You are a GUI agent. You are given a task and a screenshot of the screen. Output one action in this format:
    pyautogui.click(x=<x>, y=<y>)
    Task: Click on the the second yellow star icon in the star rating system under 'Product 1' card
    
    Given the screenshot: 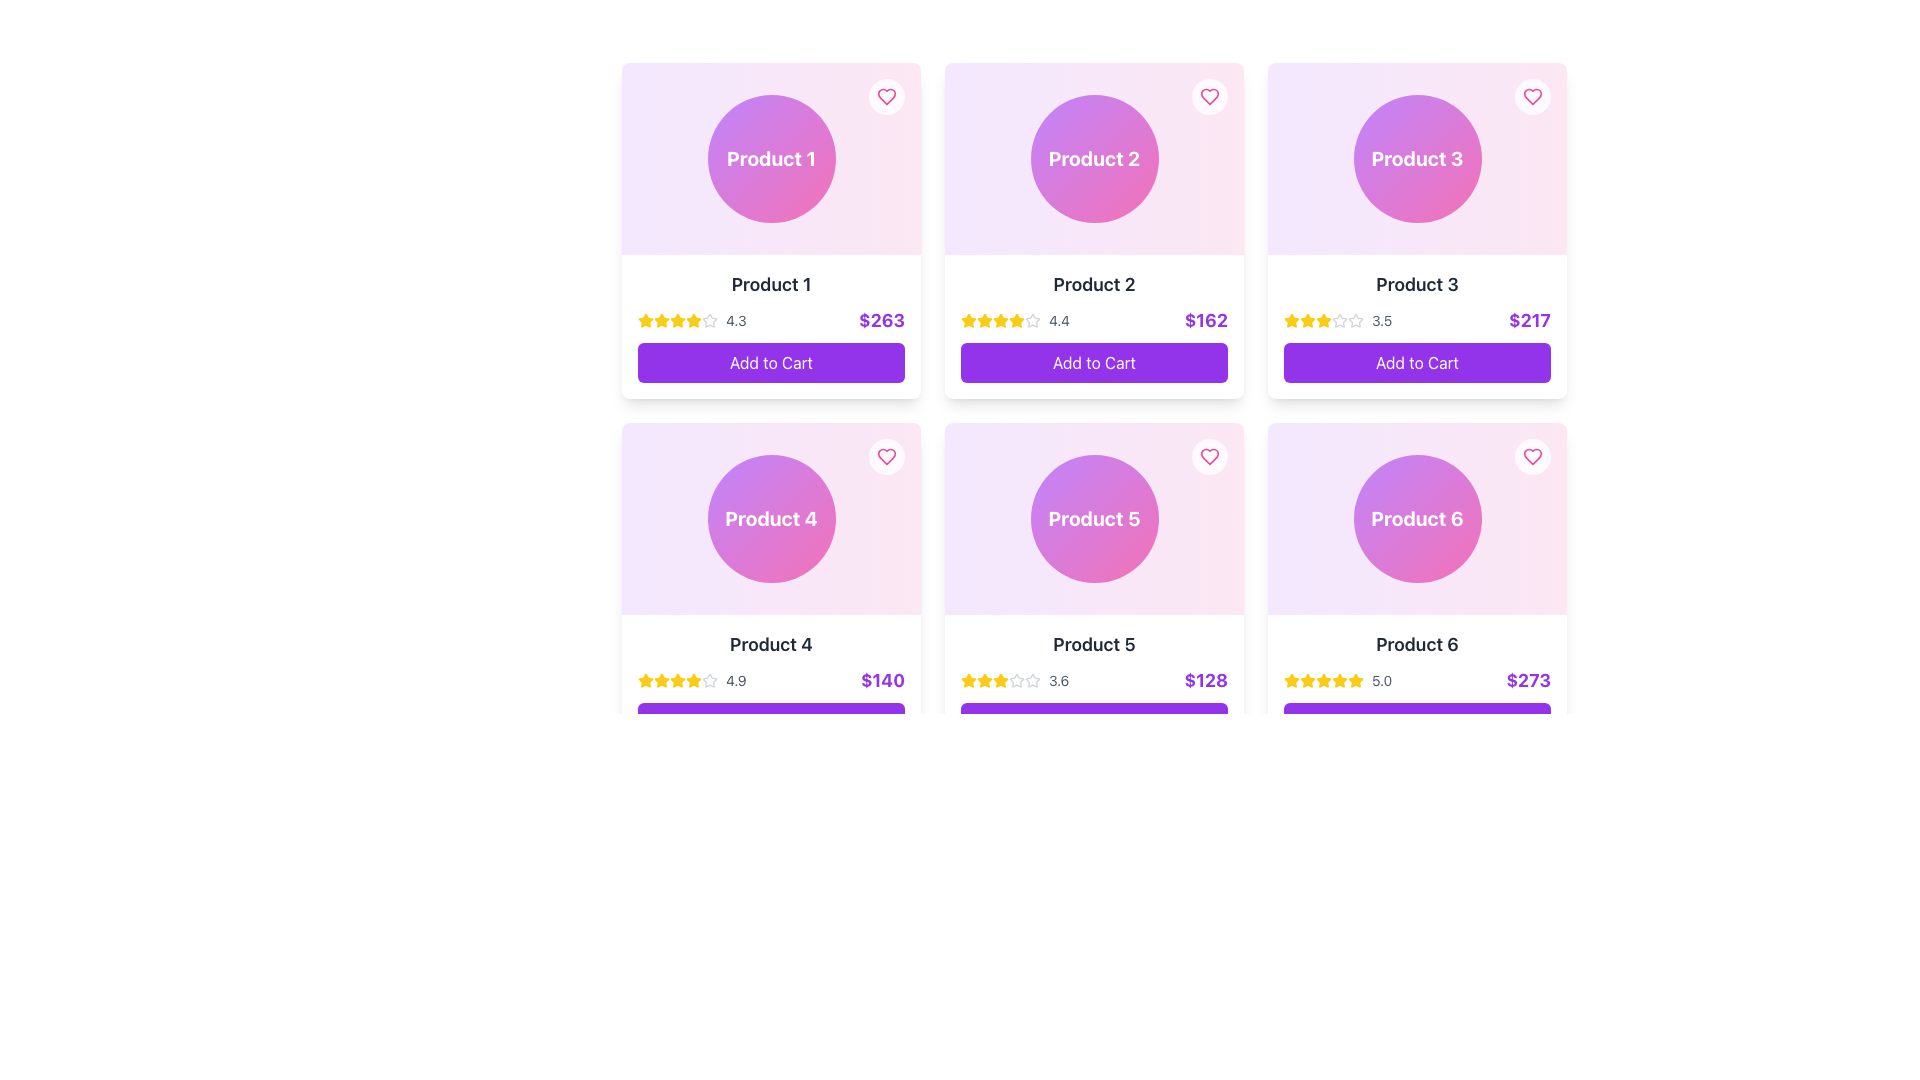 What is the action you would take?
    pyautogui.click(x=662, y=319)
    